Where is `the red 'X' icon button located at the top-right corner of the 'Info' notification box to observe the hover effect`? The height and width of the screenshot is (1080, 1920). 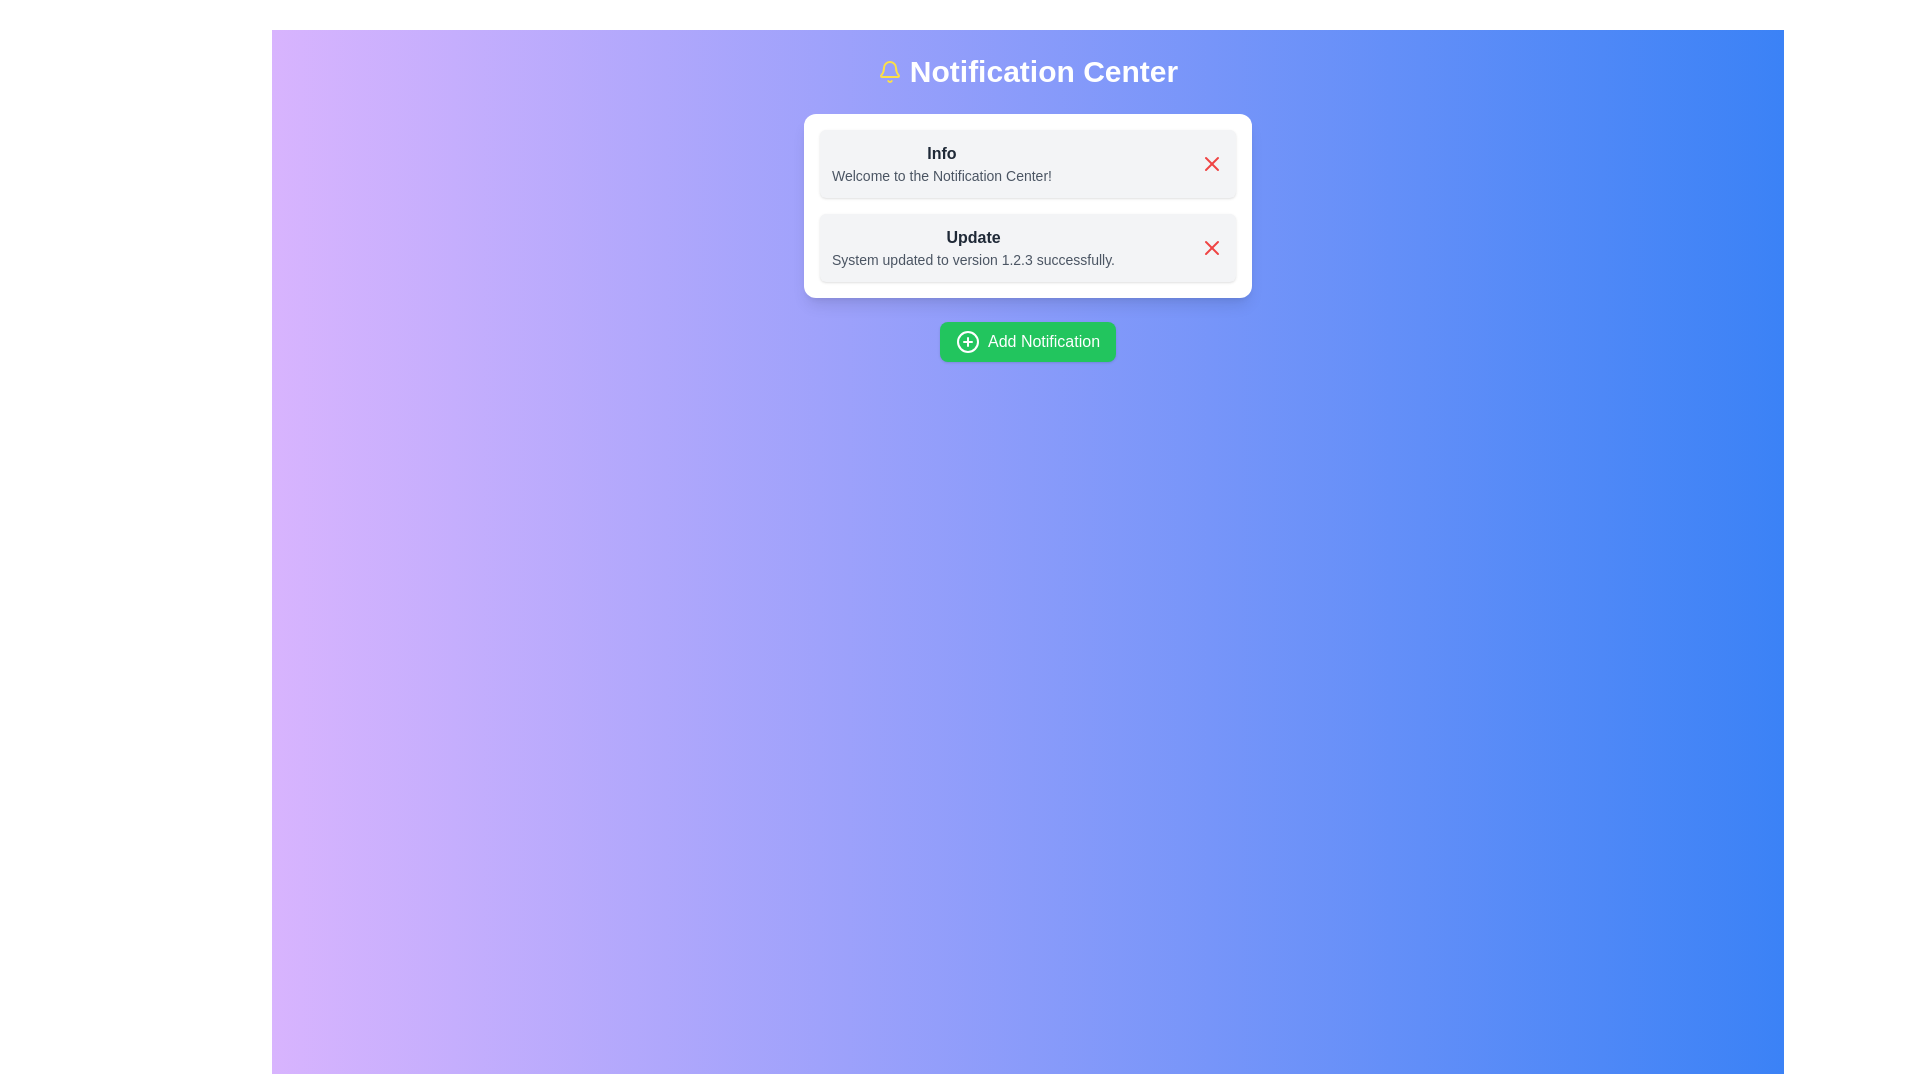
the red 'X' icon button located at the top-right corner of the 'Info' notification box to observe the hover effect is located at coordinates (1210, 163).